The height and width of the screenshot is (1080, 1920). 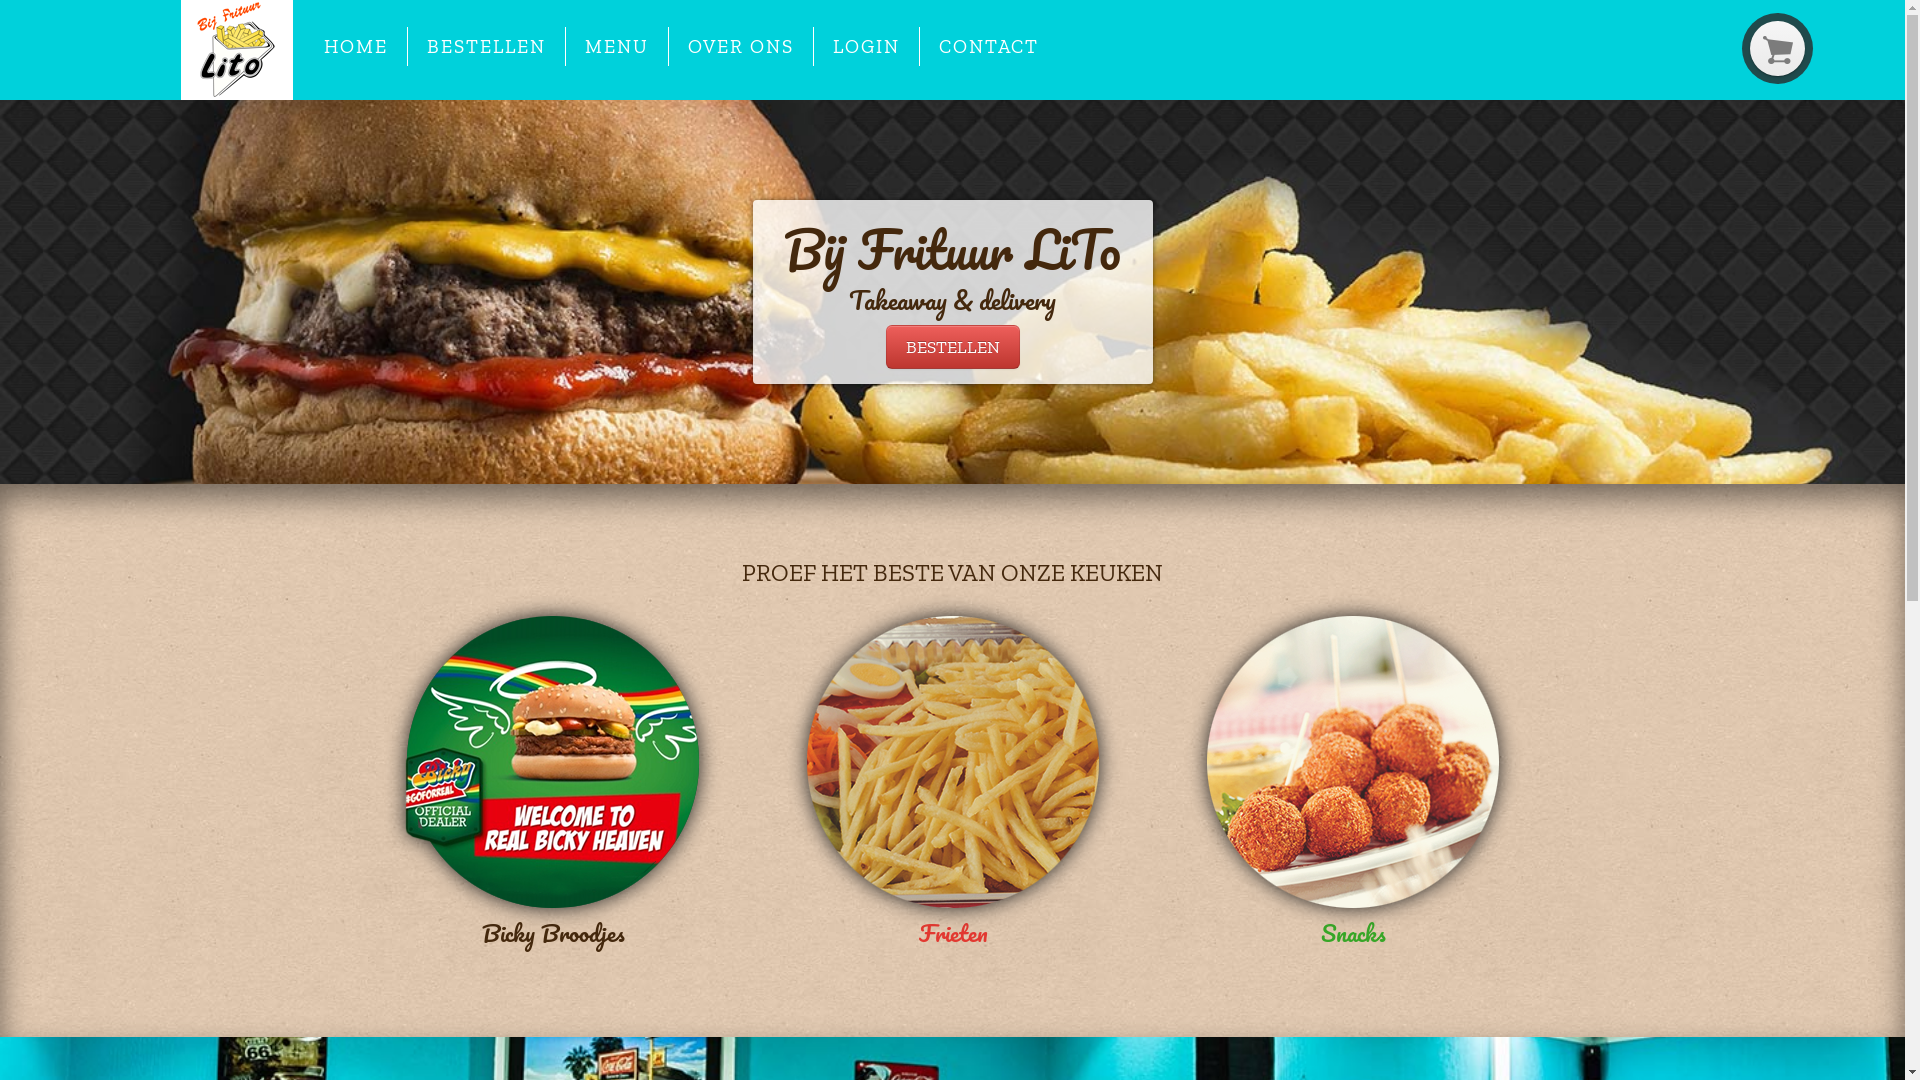 I want to click on 'MENU', so click(x=616, y=45).